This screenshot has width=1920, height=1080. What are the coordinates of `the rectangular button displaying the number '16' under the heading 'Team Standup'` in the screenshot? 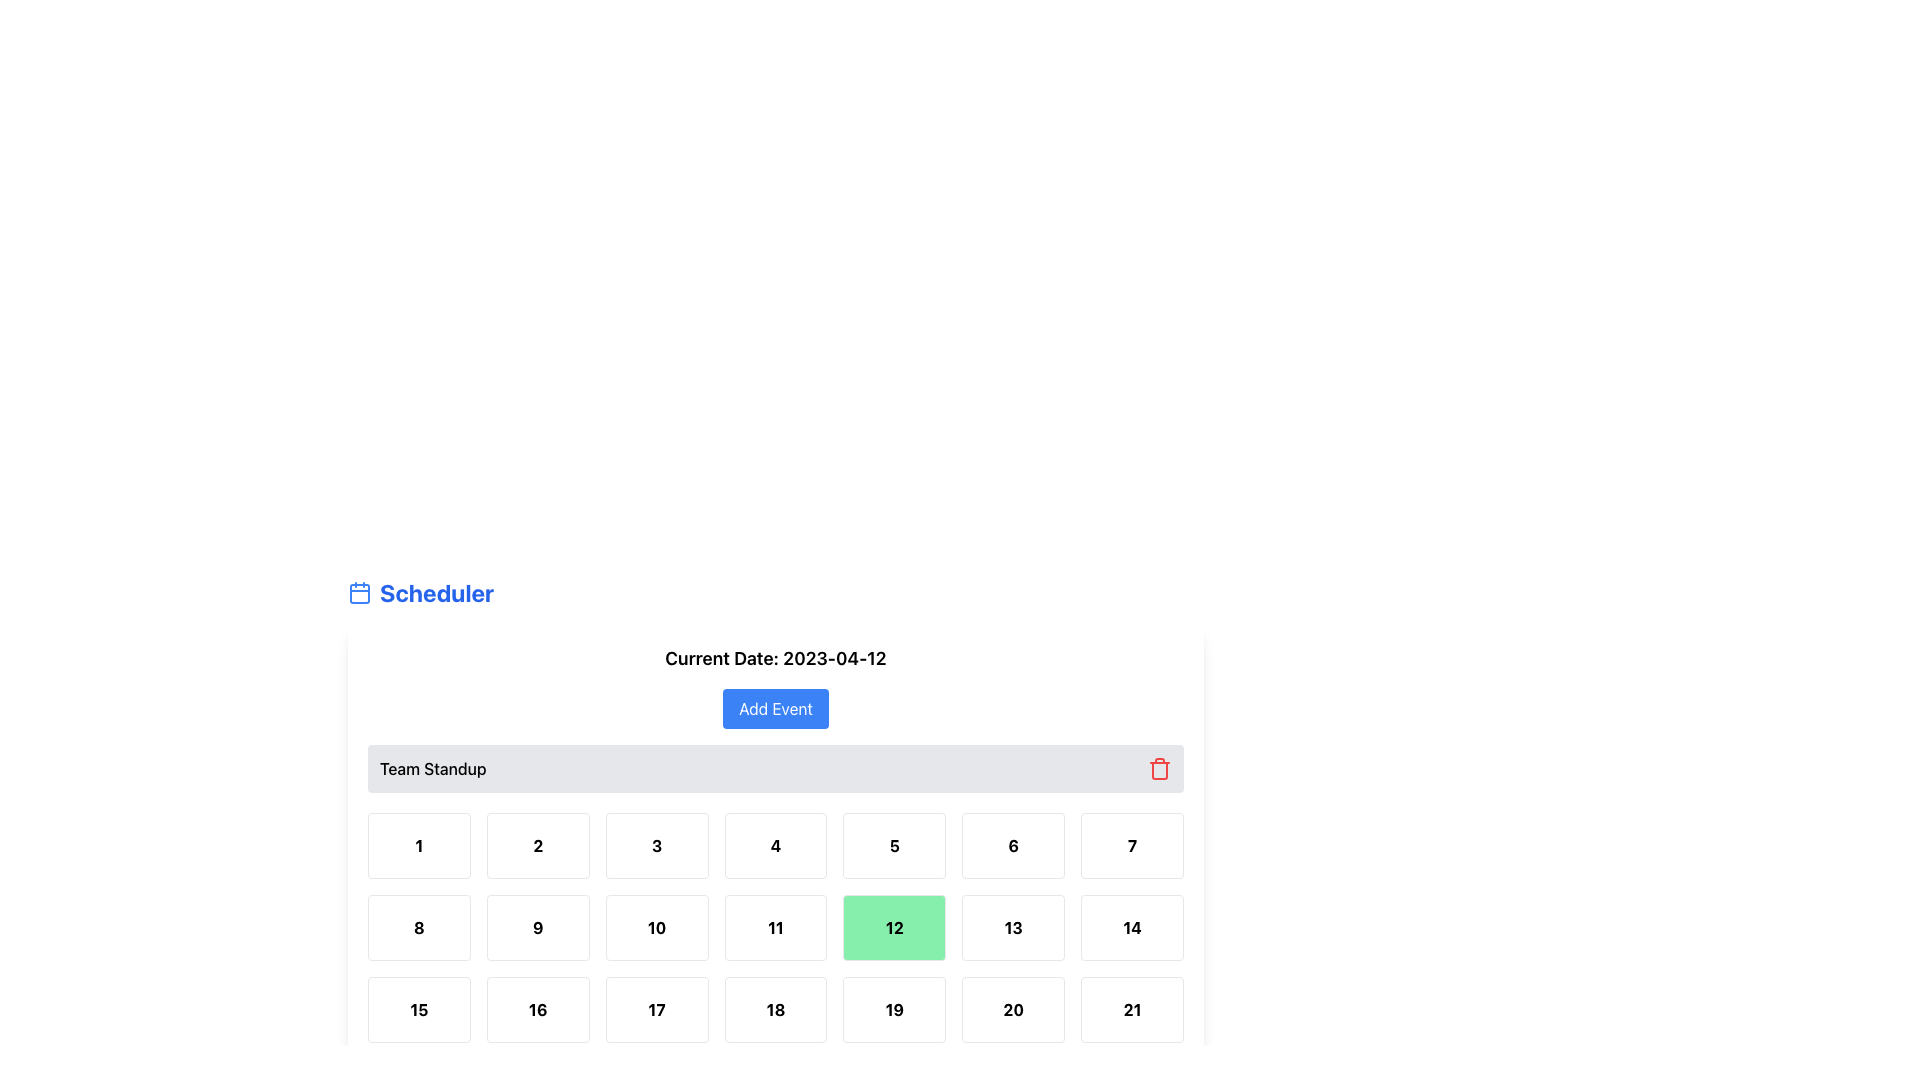 It's located at (537, 1010).